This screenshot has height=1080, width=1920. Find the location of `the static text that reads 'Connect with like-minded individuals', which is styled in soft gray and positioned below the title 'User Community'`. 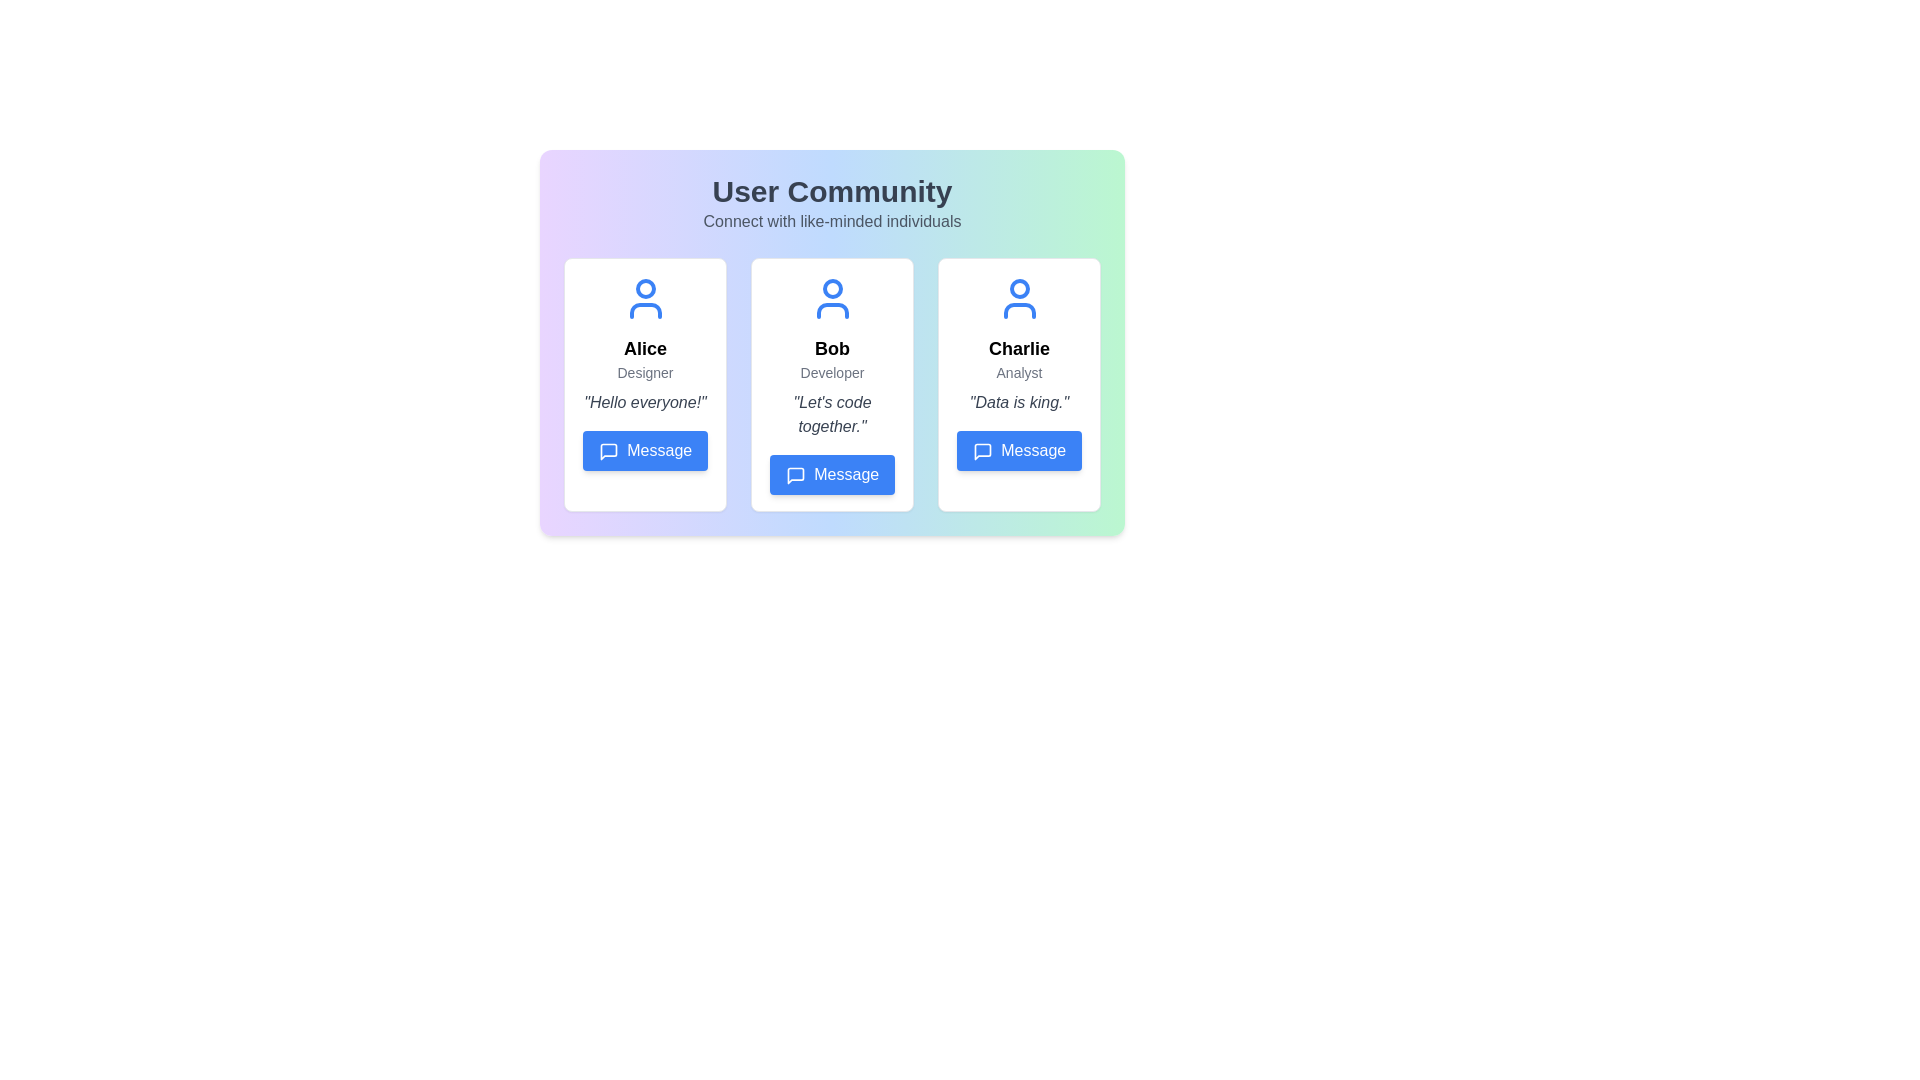

the static text that reads 'Connect with like-minded individuals', which is styled in soft gray and positioned below the title 'User Community' is located at coordinates (832, 222).